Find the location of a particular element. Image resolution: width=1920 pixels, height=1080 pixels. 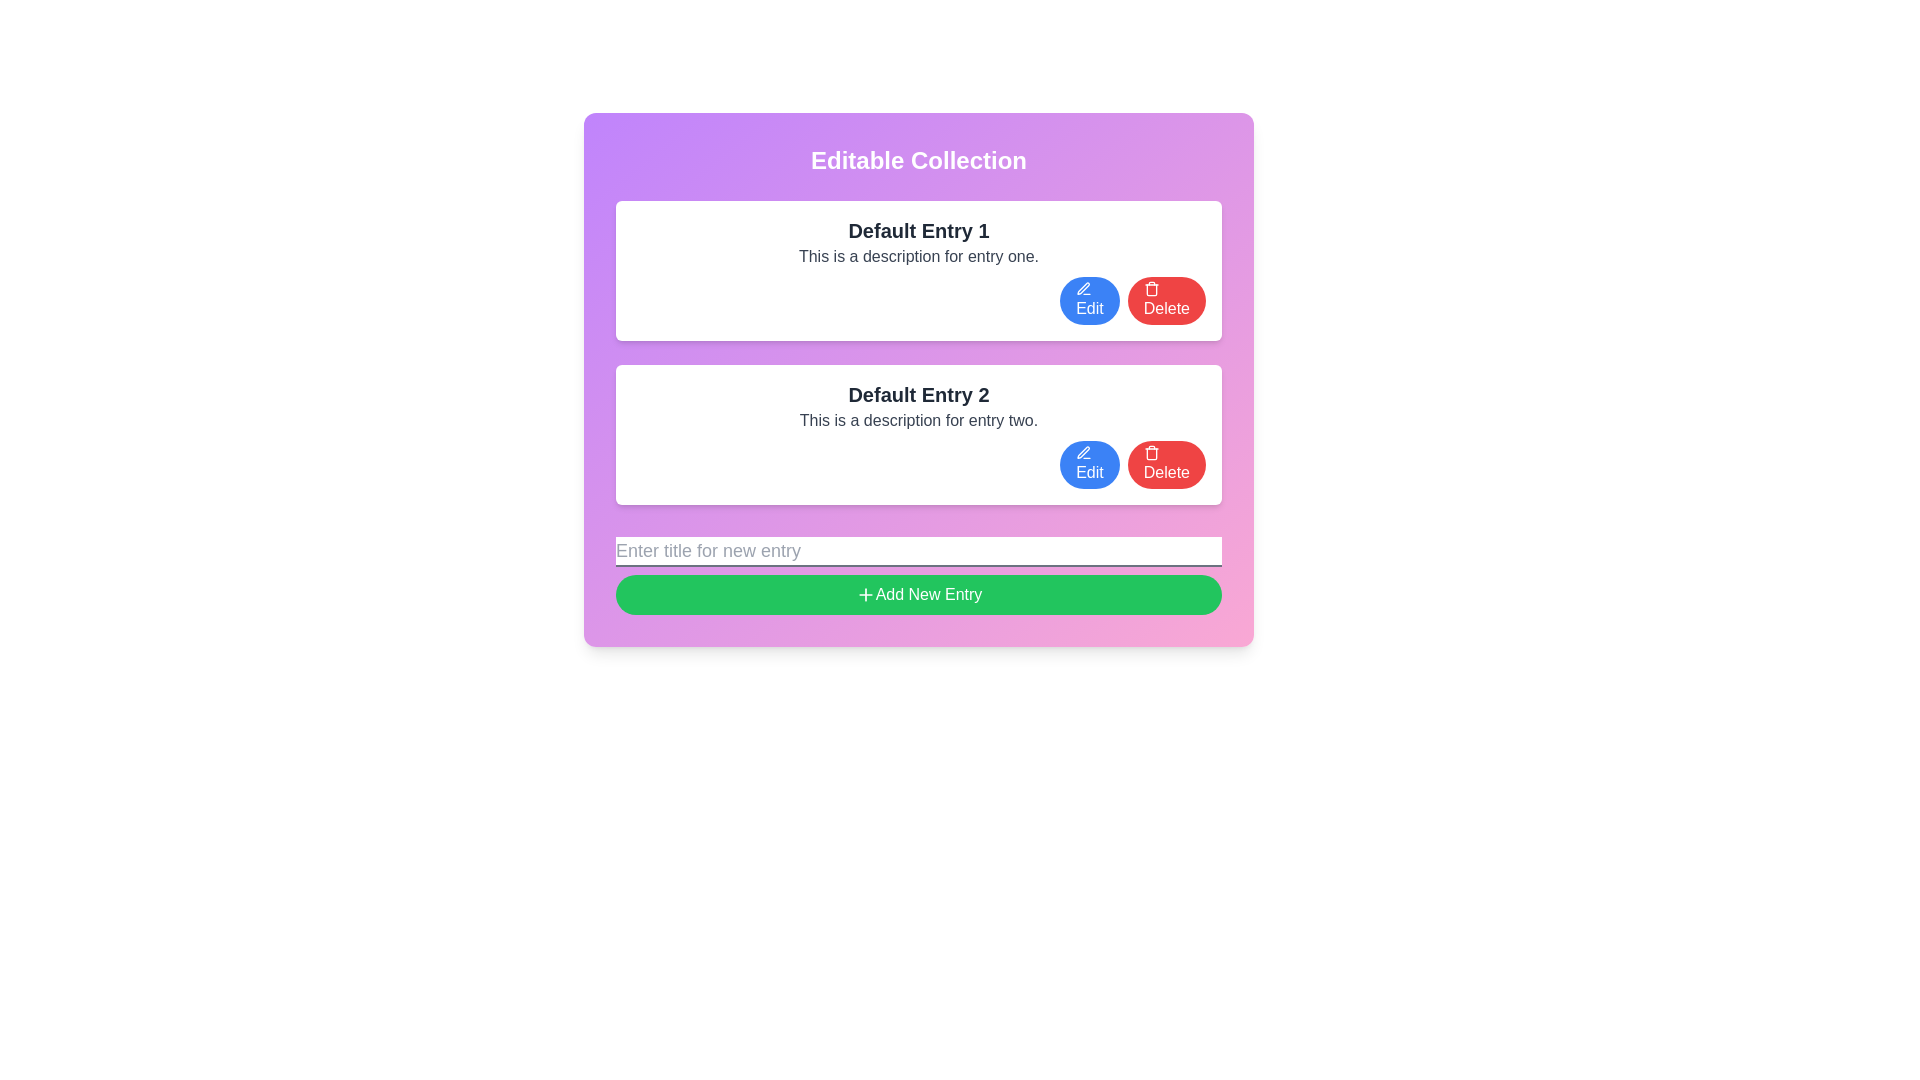

the red, rounded 'Delete' button located at the bottom-right corner of the content card labeled 'Default Entry 2' is located at coordinates (1166, 465).